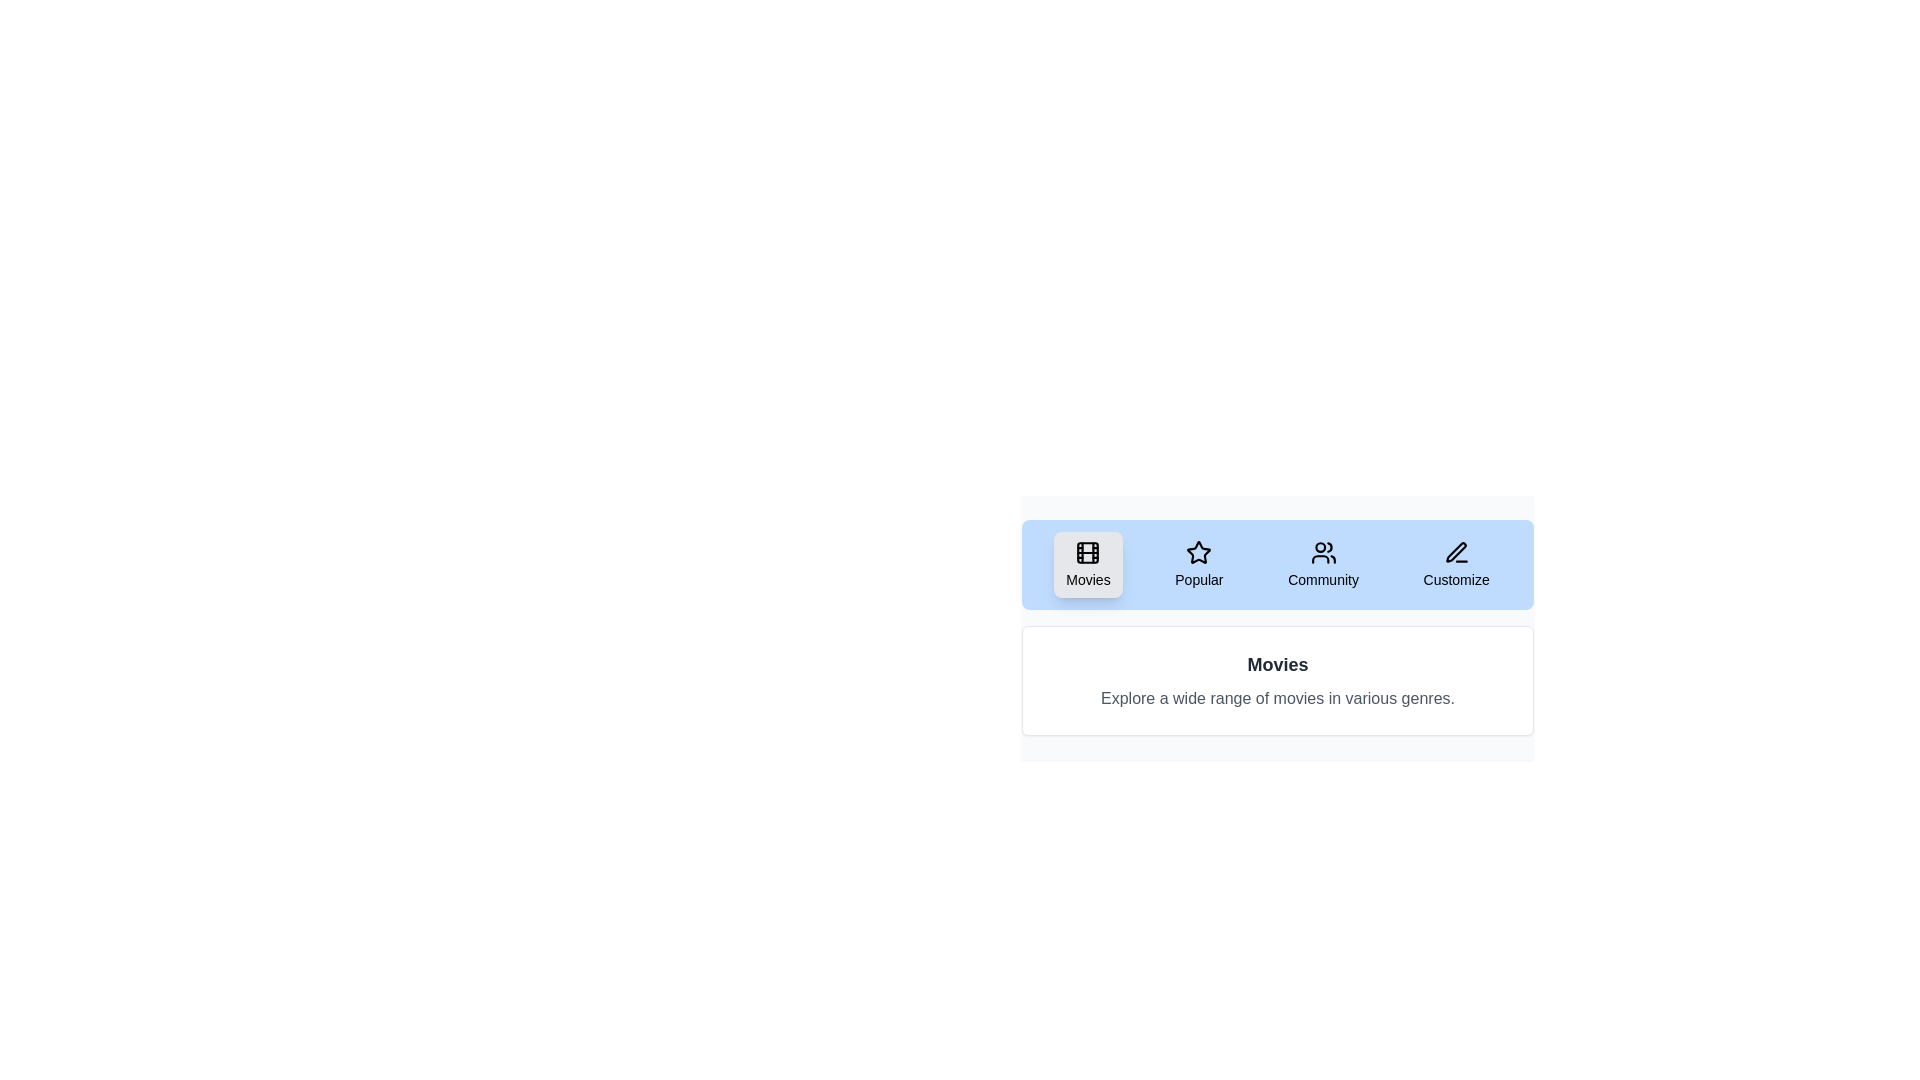 Image resolution: width=1920 pixels, height=1080 pixels. What do you see at coordinates (1087, 564) in the screenshot?
I see `the tab labeled Movies to switch the displayed content` at bounding box center [1087, 564].